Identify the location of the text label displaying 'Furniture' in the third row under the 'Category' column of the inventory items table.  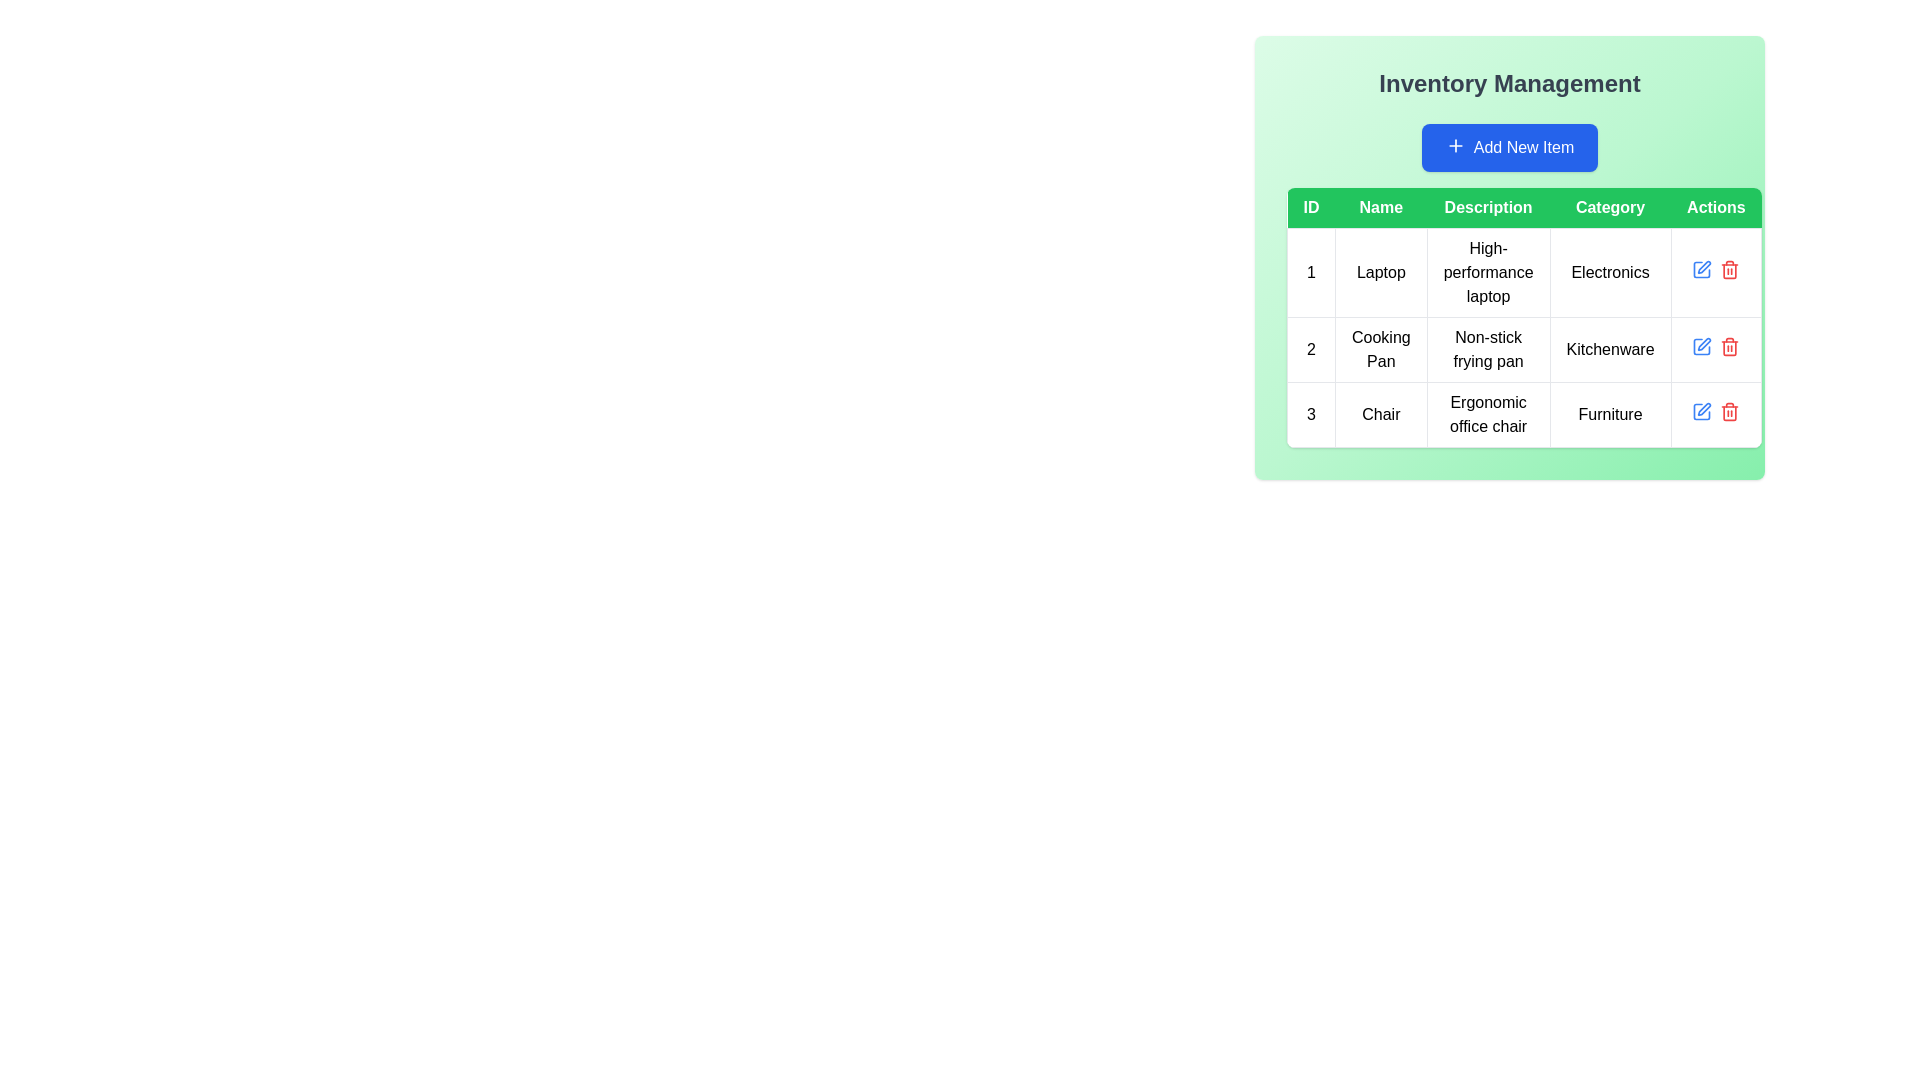
(1610, 414).